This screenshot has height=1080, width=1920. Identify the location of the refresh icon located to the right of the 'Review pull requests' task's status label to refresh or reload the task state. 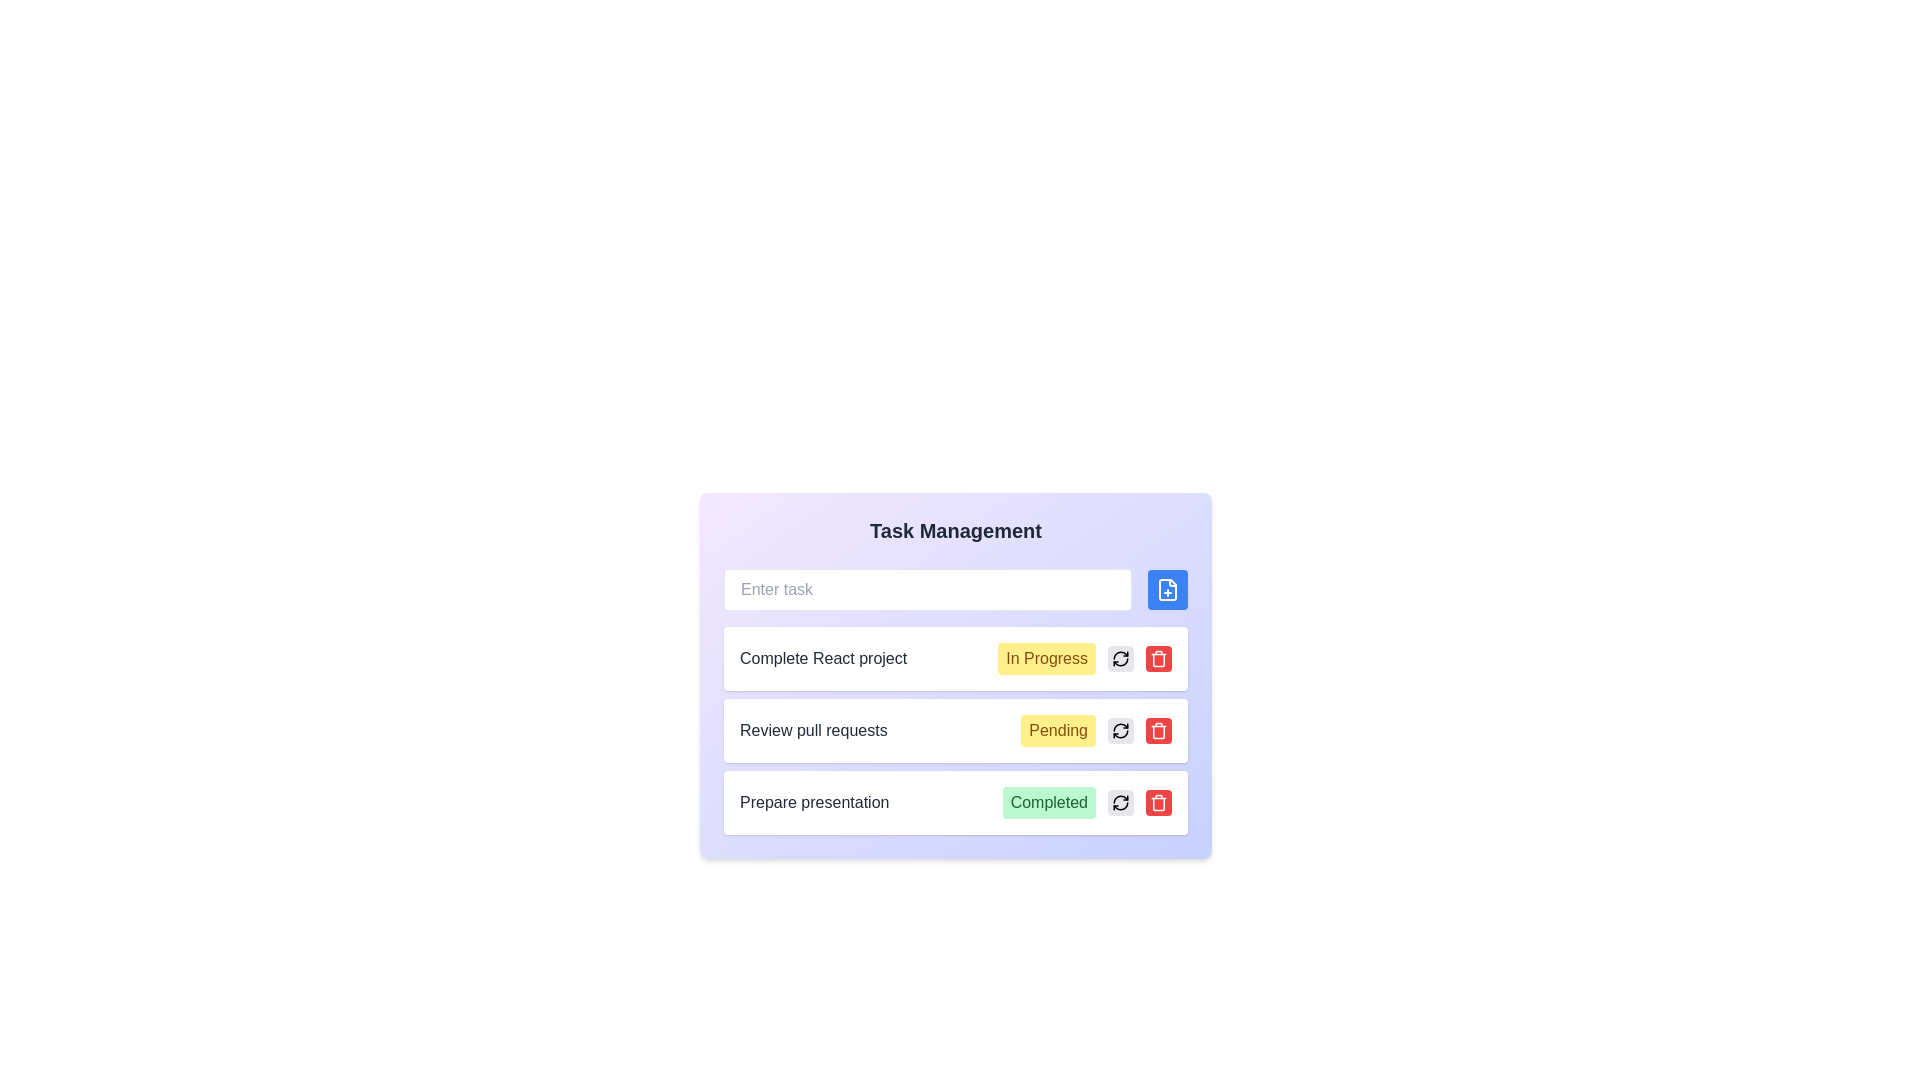
(1121, 731).